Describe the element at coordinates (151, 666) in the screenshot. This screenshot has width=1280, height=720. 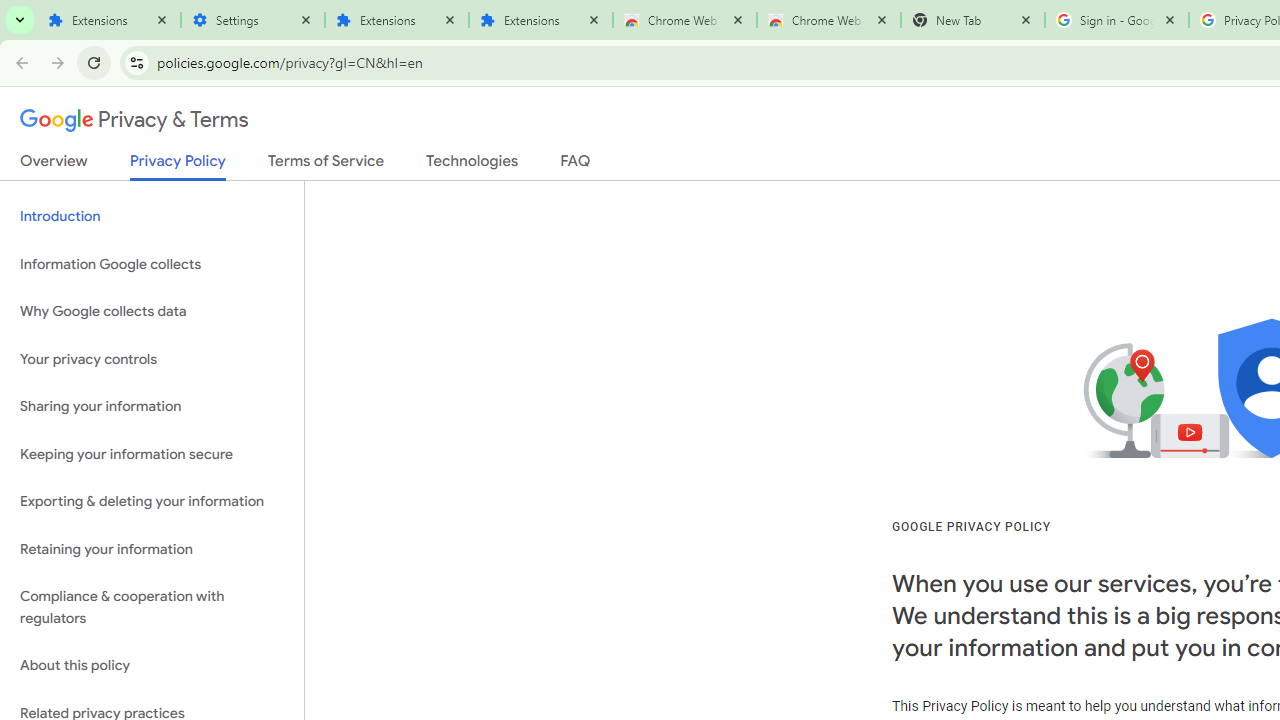
I see `'About this policy'` at that location.